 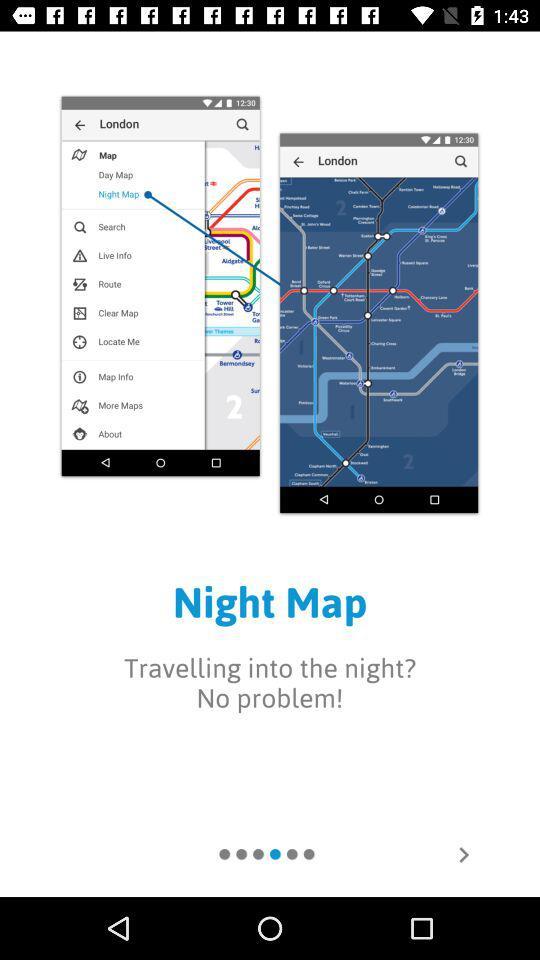 I want to click on the arrow_forward icon, so click(x=463, y=853).